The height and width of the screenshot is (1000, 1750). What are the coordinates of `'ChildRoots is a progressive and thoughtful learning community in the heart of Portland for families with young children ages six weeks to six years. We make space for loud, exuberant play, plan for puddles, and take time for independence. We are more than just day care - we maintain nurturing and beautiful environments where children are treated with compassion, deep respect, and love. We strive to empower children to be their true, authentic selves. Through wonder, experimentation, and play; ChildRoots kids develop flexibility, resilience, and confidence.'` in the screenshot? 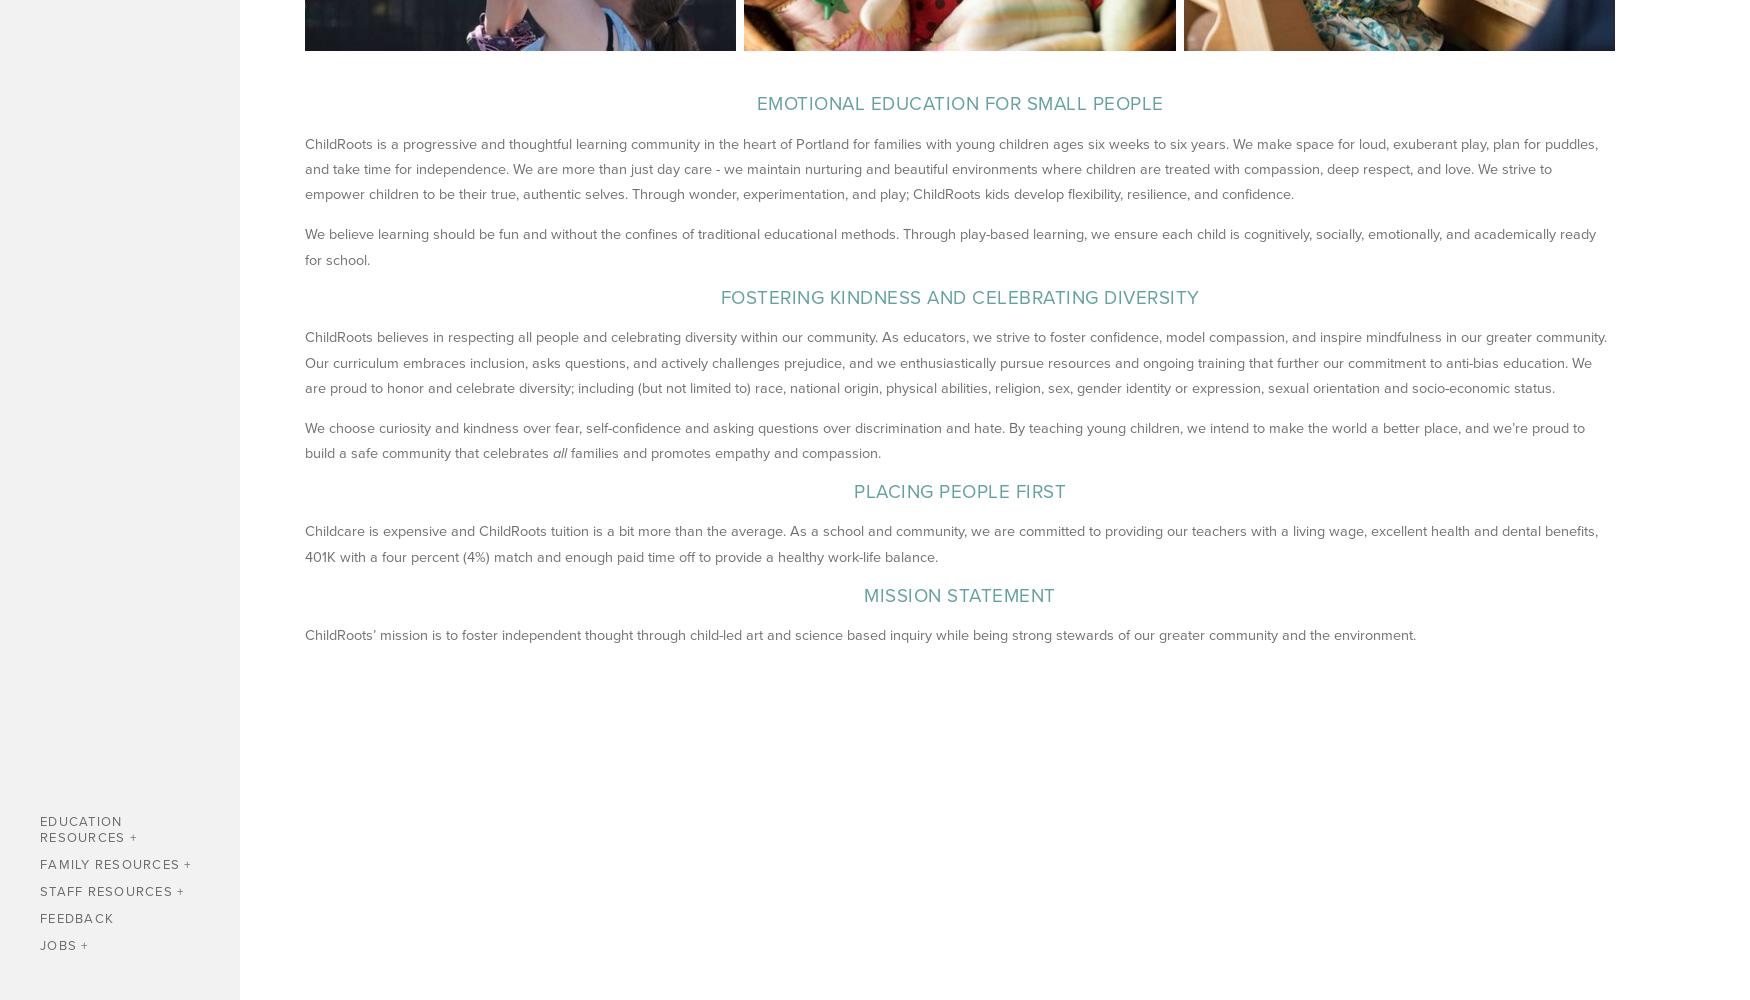 It's located at (953, 168).